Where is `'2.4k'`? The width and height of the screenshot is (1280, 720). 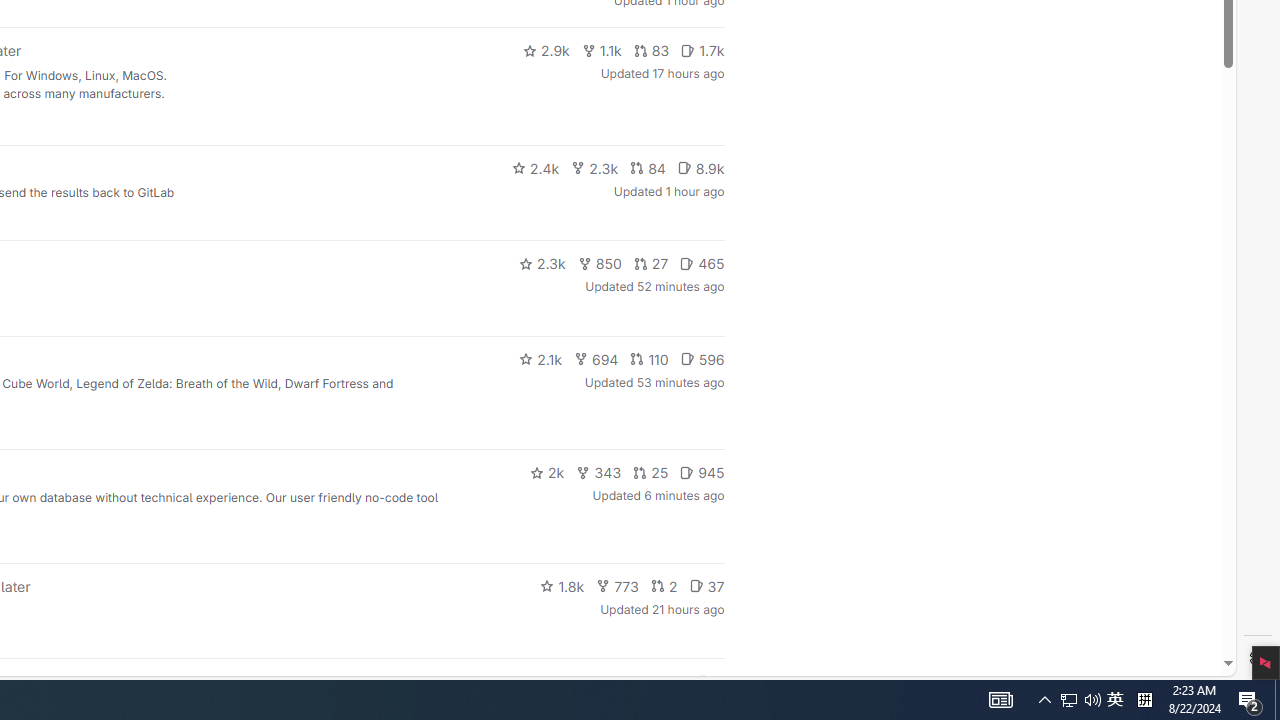 '2.4k' is located at coordinates (535, 167).